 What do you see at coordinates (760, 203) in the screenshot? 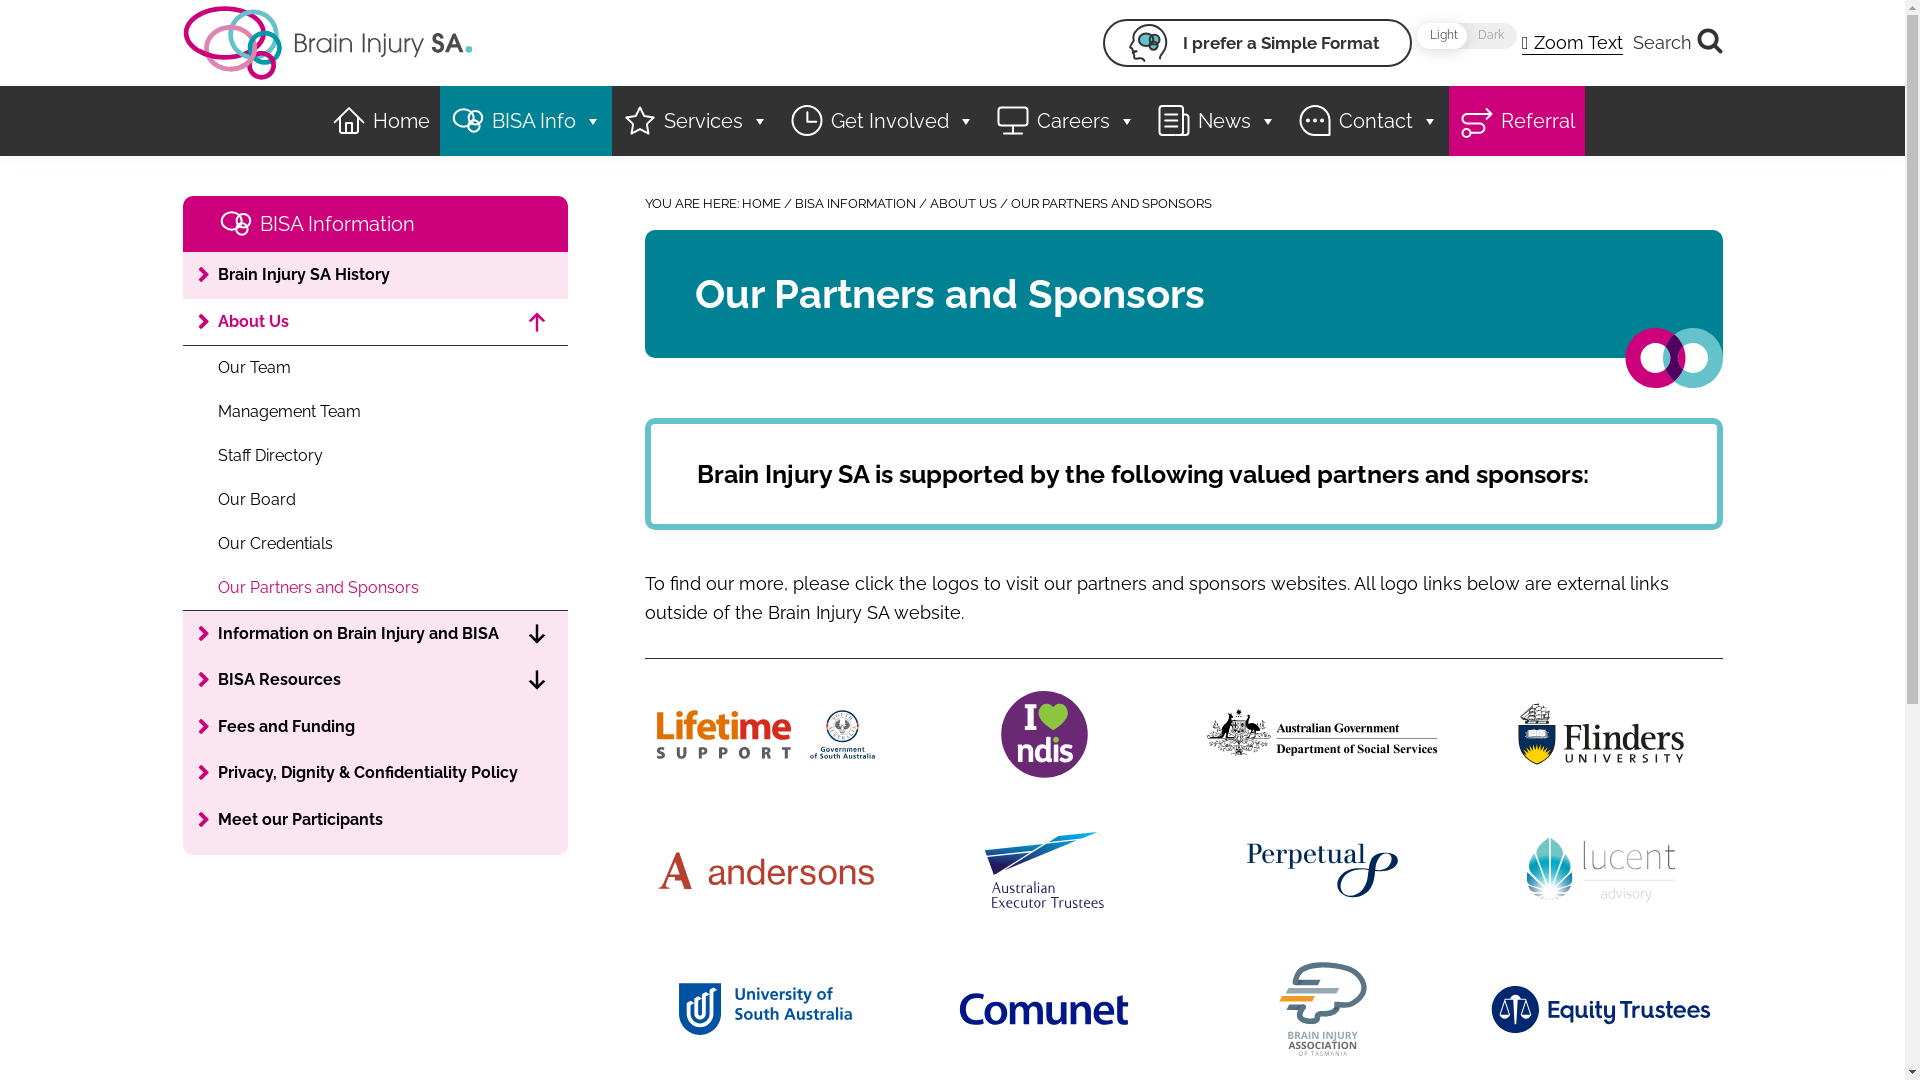
I see `'HOME'` at bounding box center [760, 203].